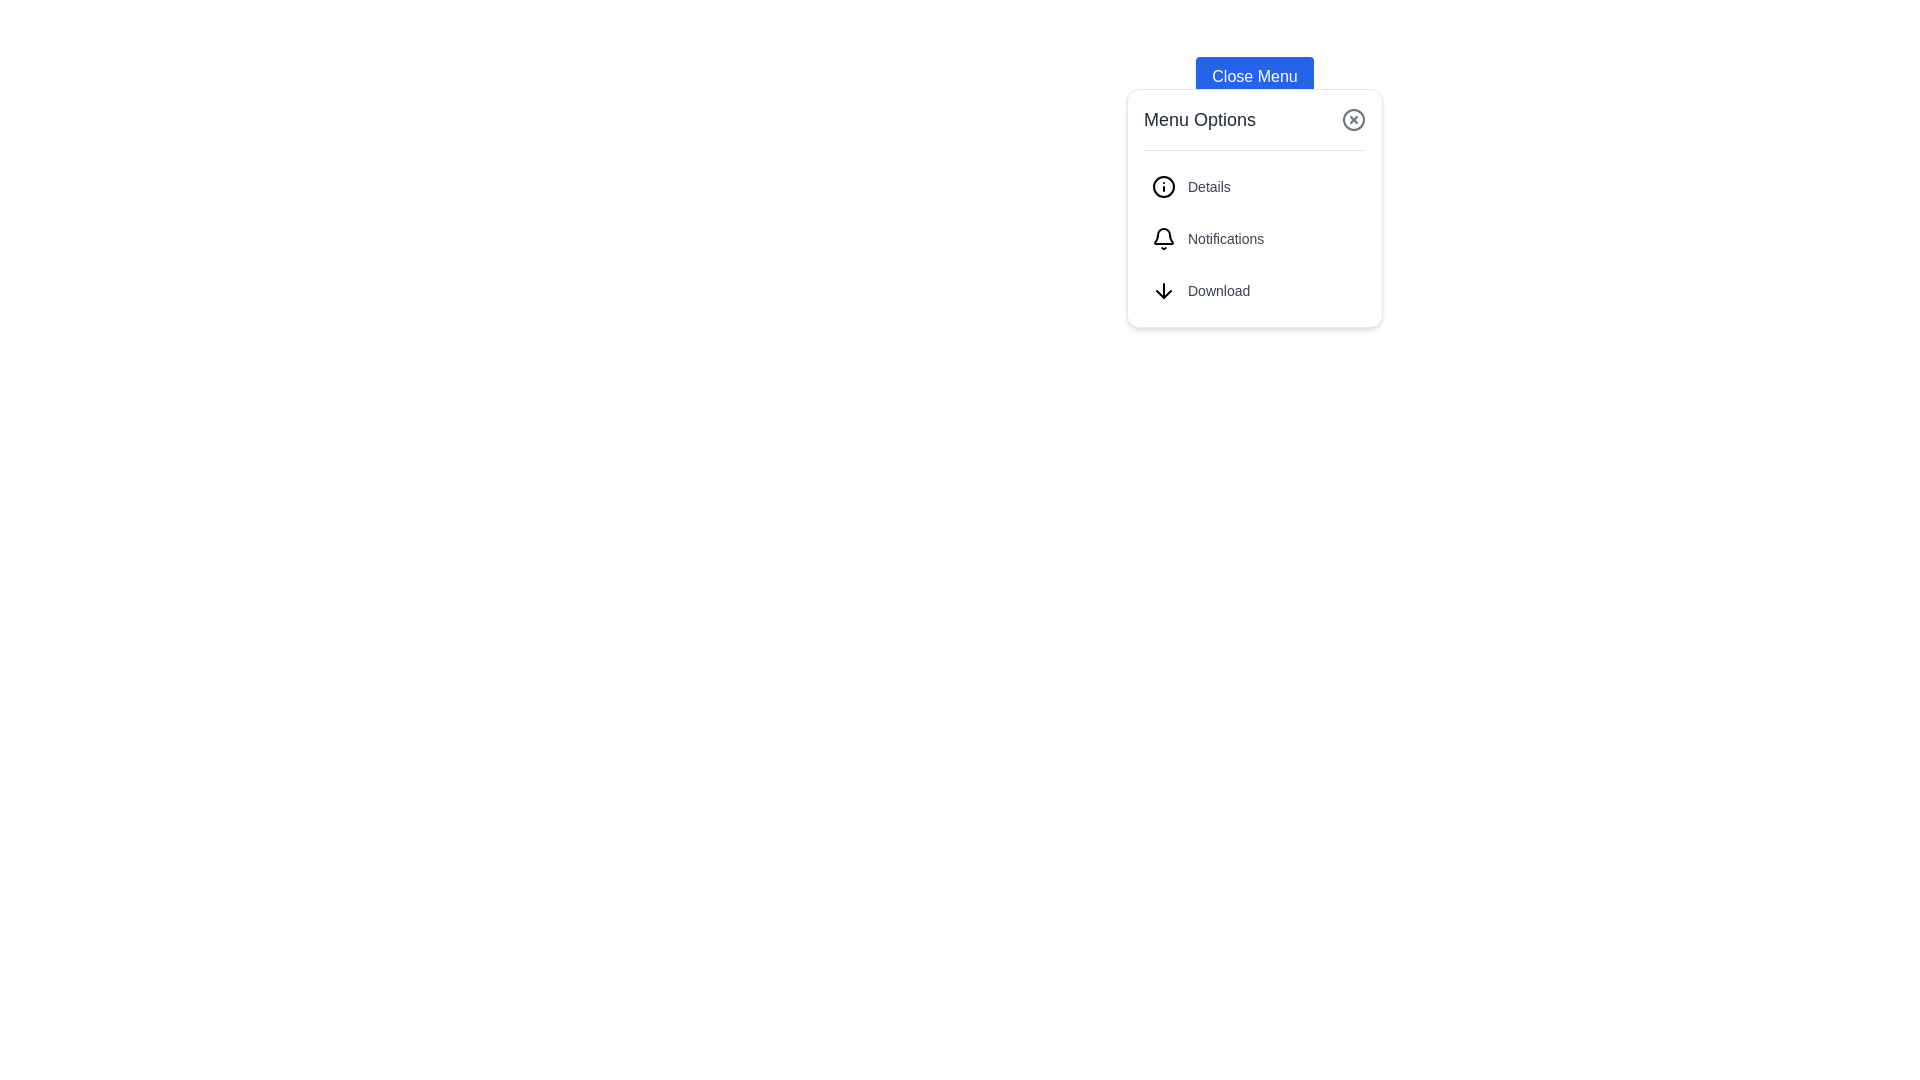 The image size is (1920, 1080). What do you see at coordinates (1163, 186) in the screenshot?
I see `the circular 'info' icon located within the 'Details' menu item, positioned towards the top left adjacent to the 'Details' text` at bounding box center [1163, 186].